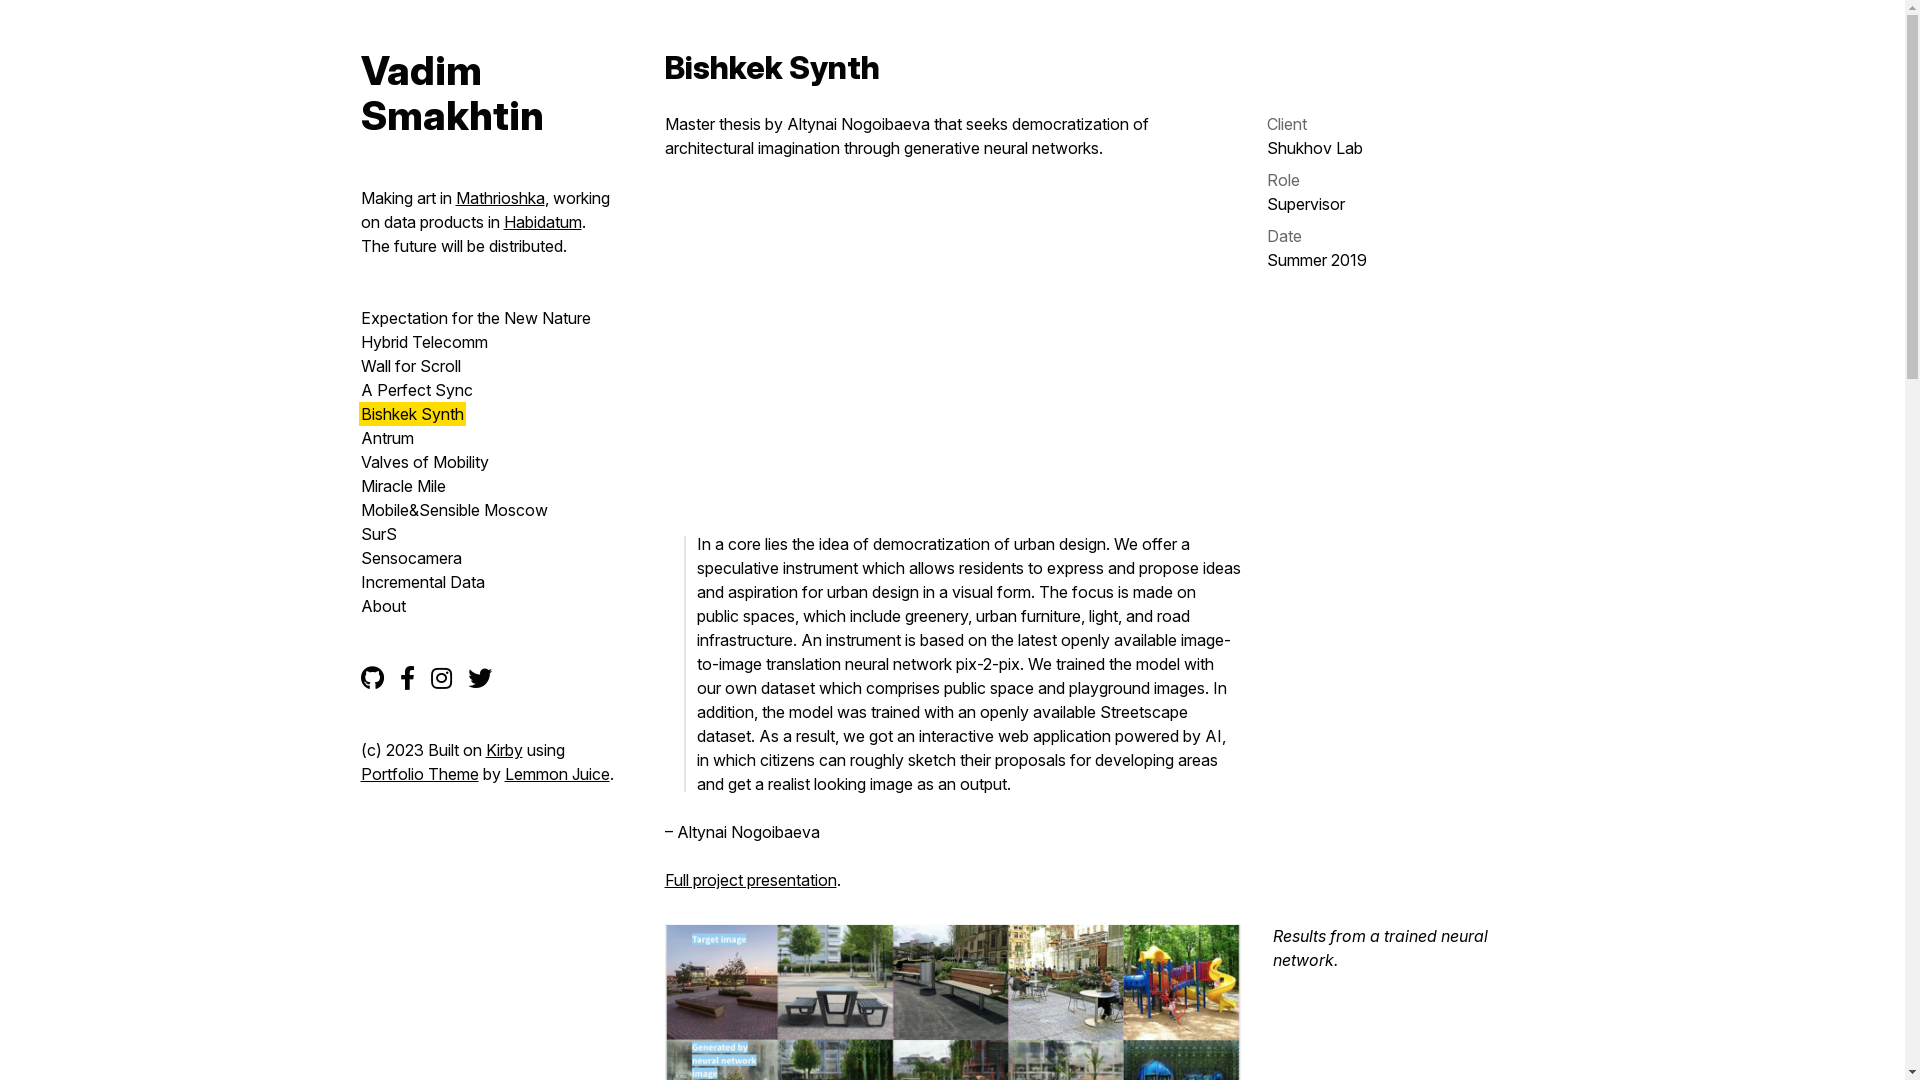 Image resolution: width=1920 pixels, height=1080 pixels. Describe the element at coordinates (488, 92) in the screenshot. I see `'Vadim Smakhtin'` at that location.